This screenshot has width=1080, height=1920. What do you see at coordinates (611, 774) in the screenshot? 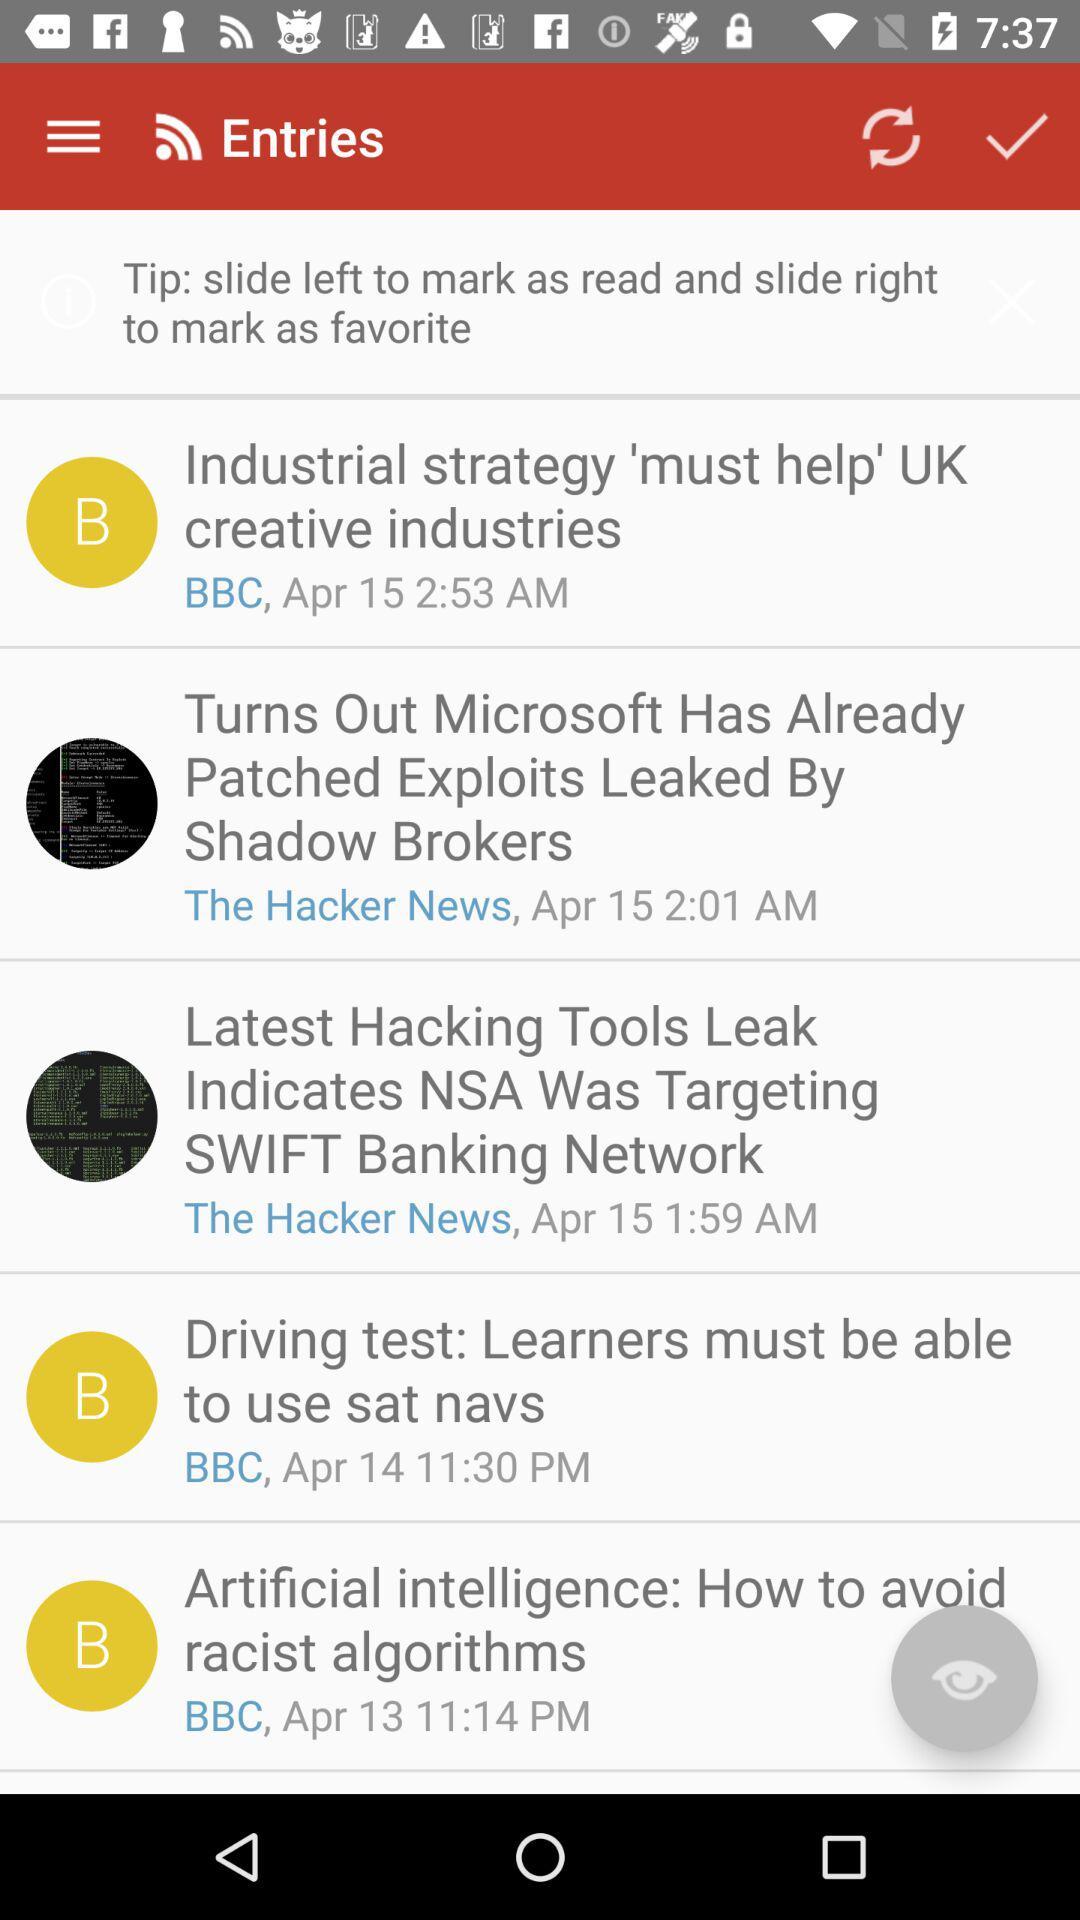
I see `the icon below bbc apr 15 app` at bounding box center [611, 774].